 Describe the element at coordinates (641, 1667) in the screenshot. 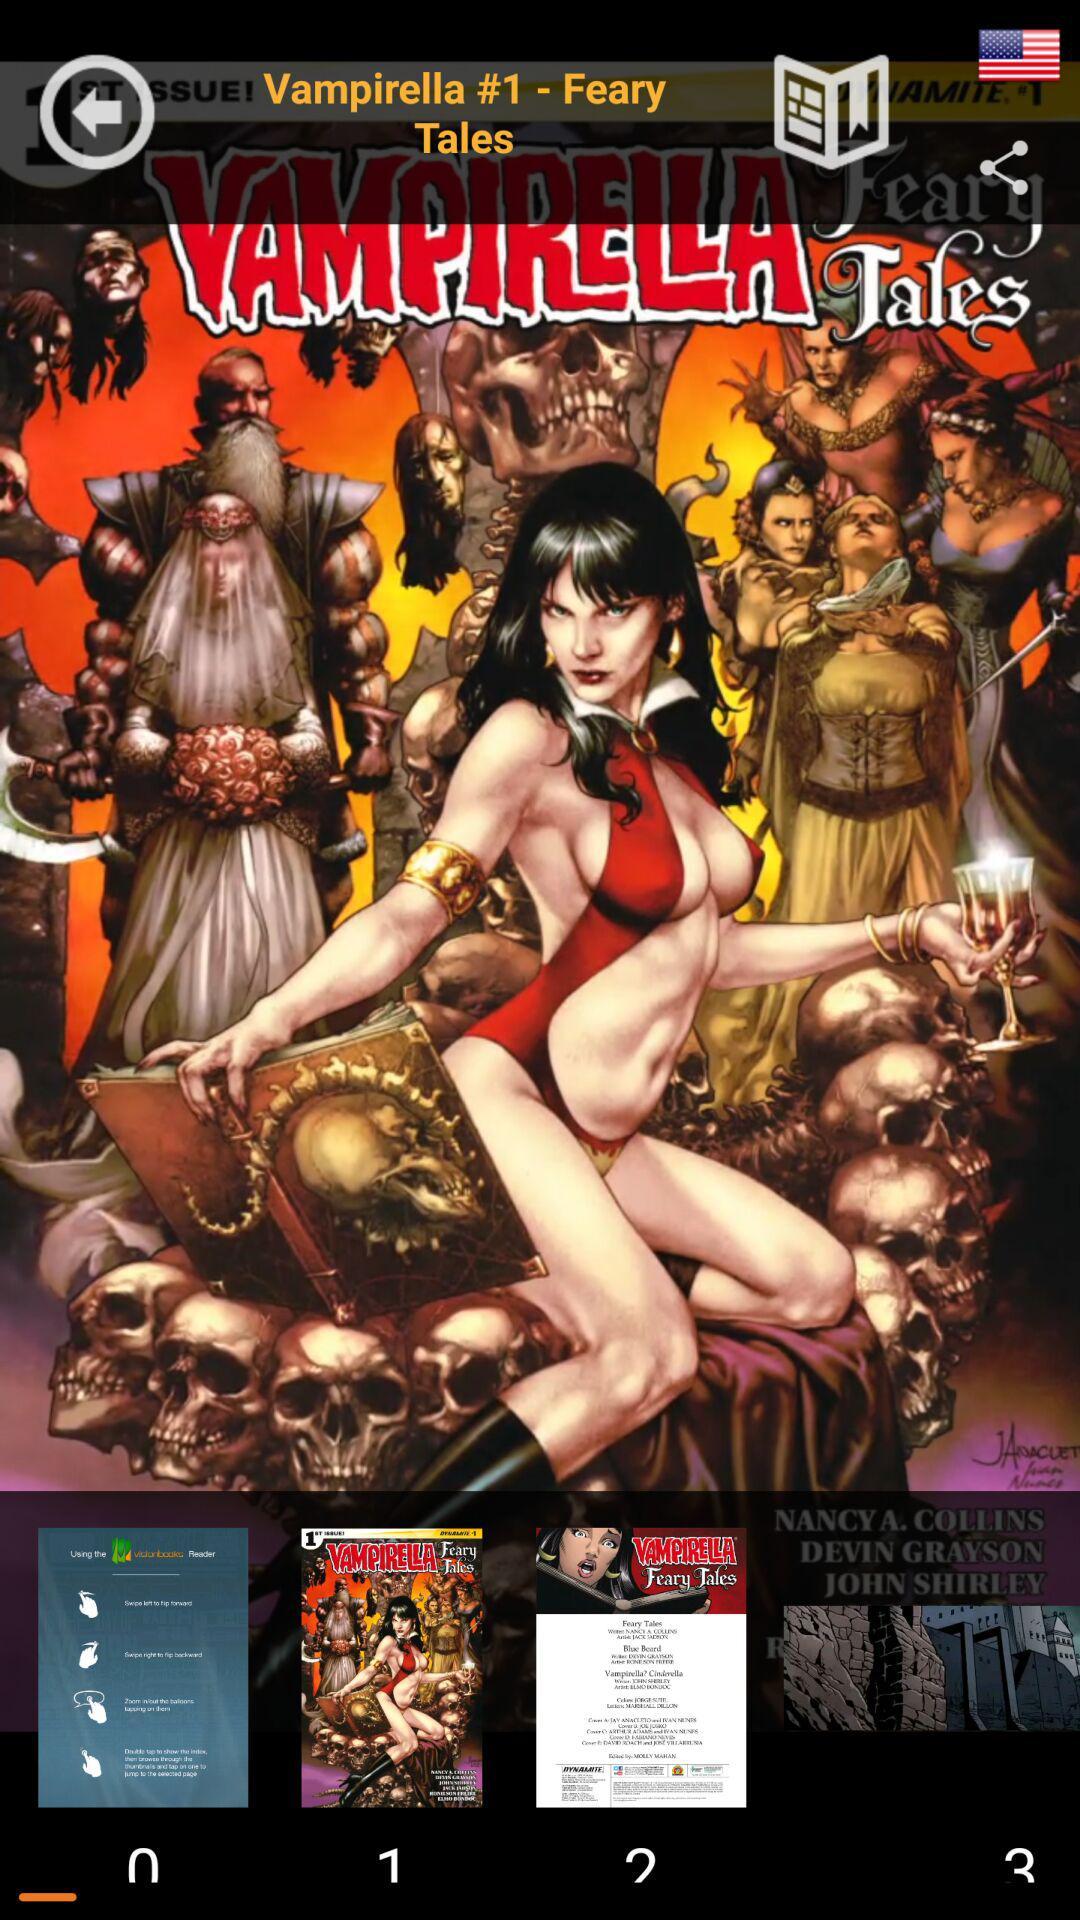

I see `preview screen` at that location.